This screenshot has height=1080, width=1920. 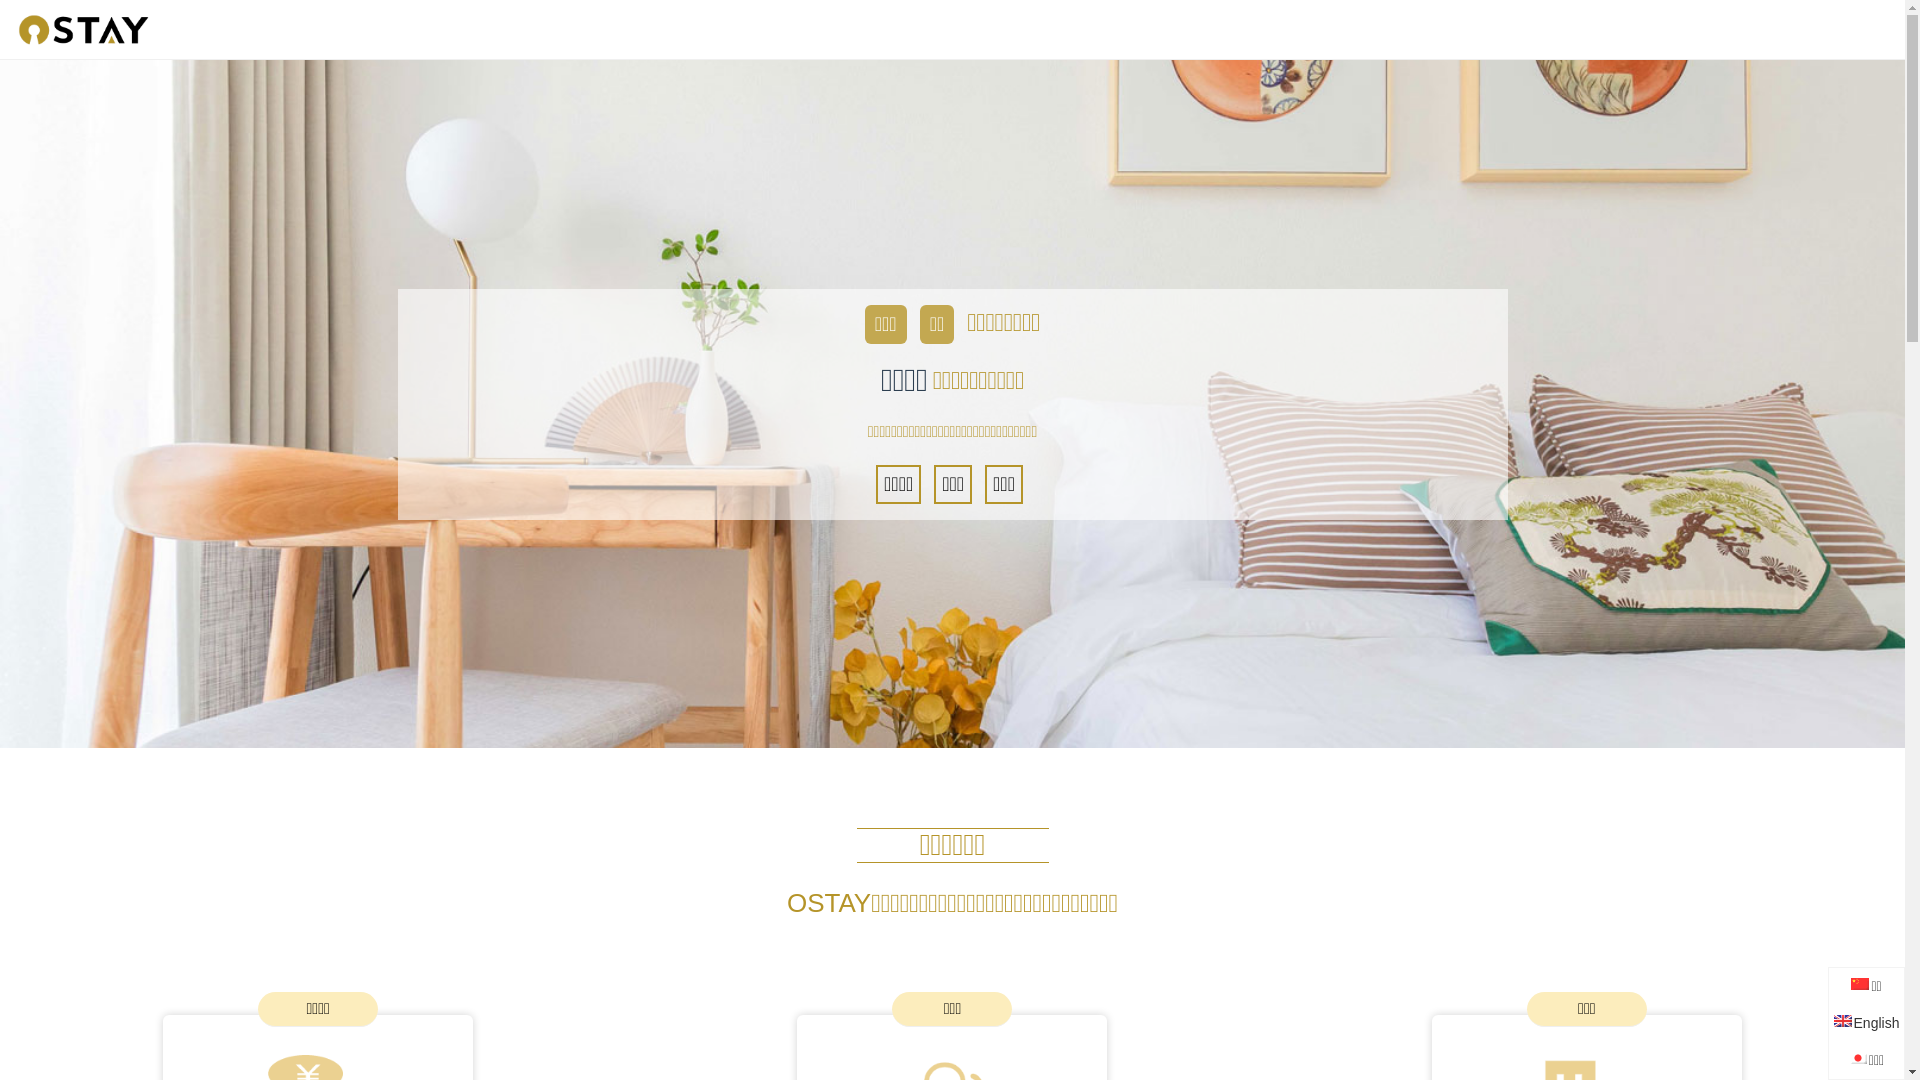 What do you see at coordinates (1866, 1022) in the screenshot?
I see `'English'` at bounding box center [1866, 1022].